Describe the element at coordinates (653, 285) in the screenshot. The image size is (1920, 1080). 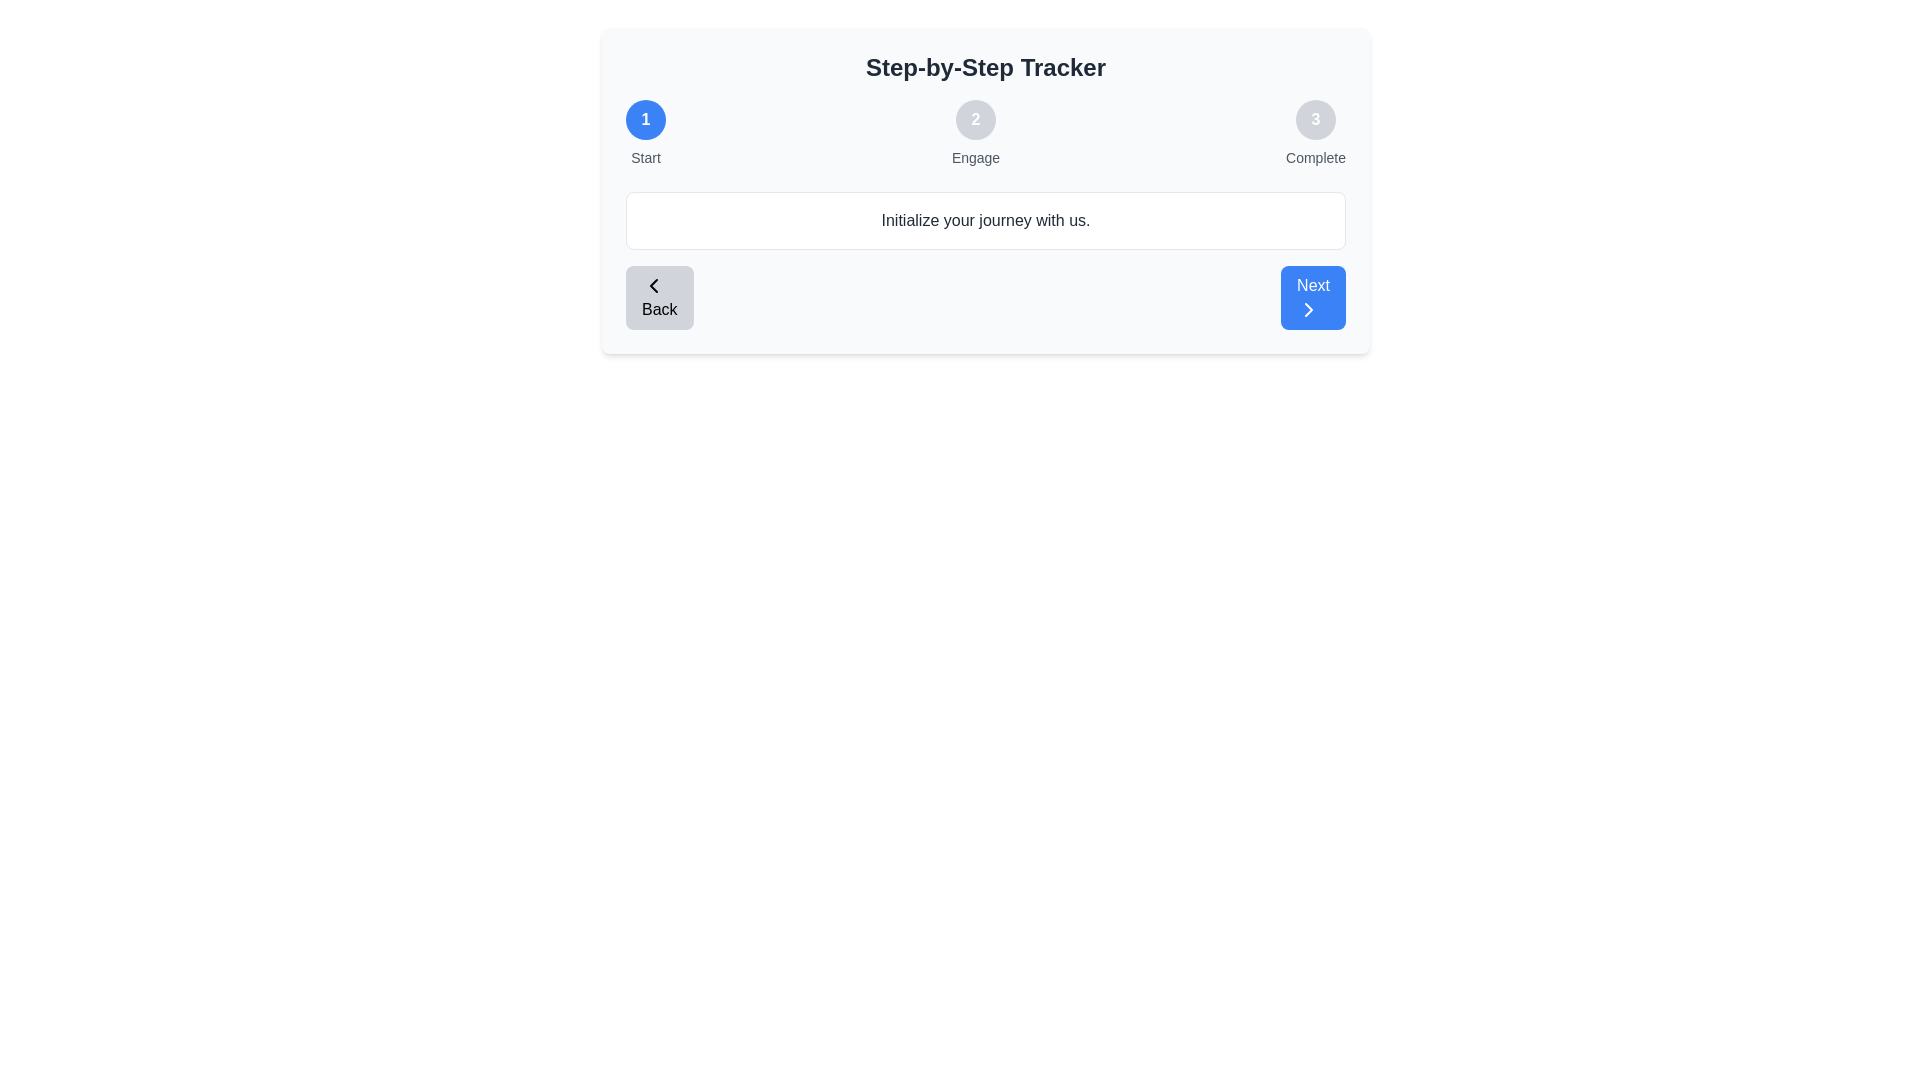
I see `the Chevron icon located in the 'Back' button area, which is slightly offset to the left of the button's center` at that location.